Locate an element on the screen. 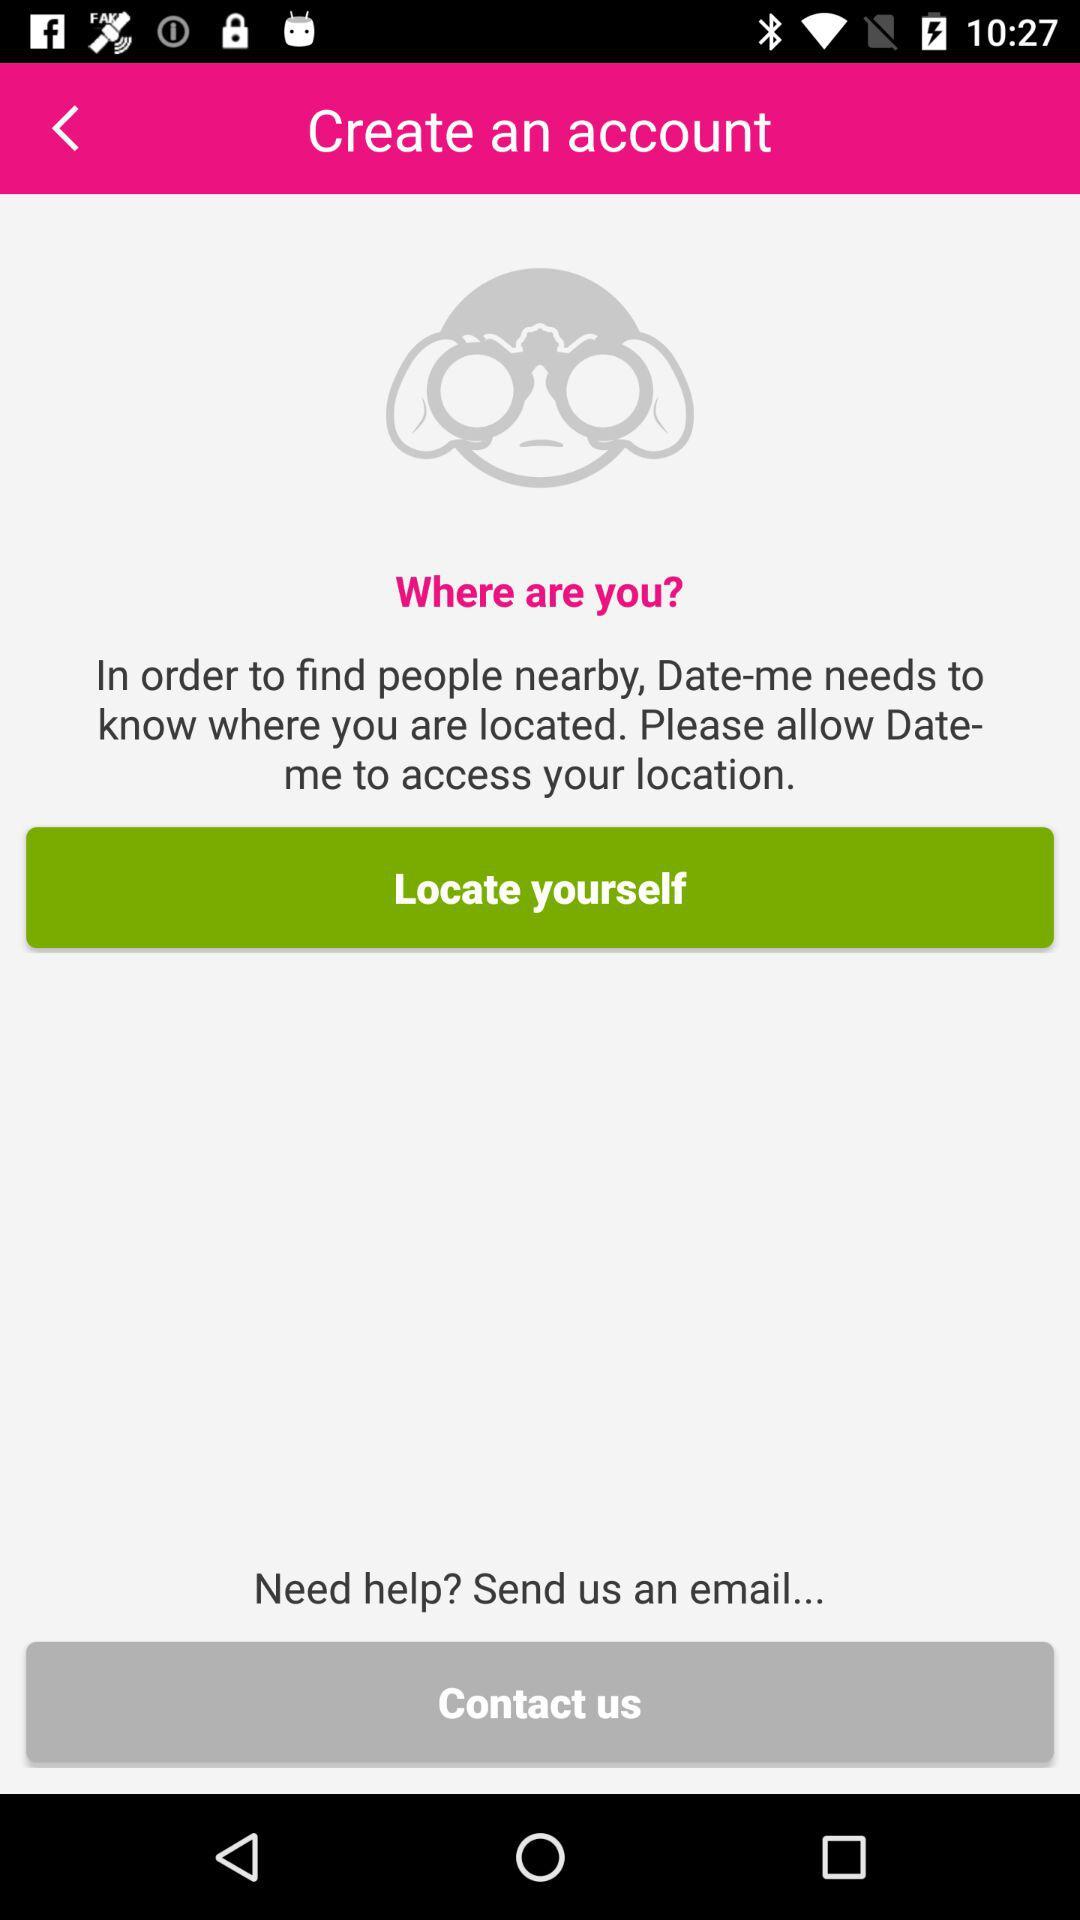 This screenshot has width=1080, height=1920. the item above need help send icon is located at coordinates (540, 886).